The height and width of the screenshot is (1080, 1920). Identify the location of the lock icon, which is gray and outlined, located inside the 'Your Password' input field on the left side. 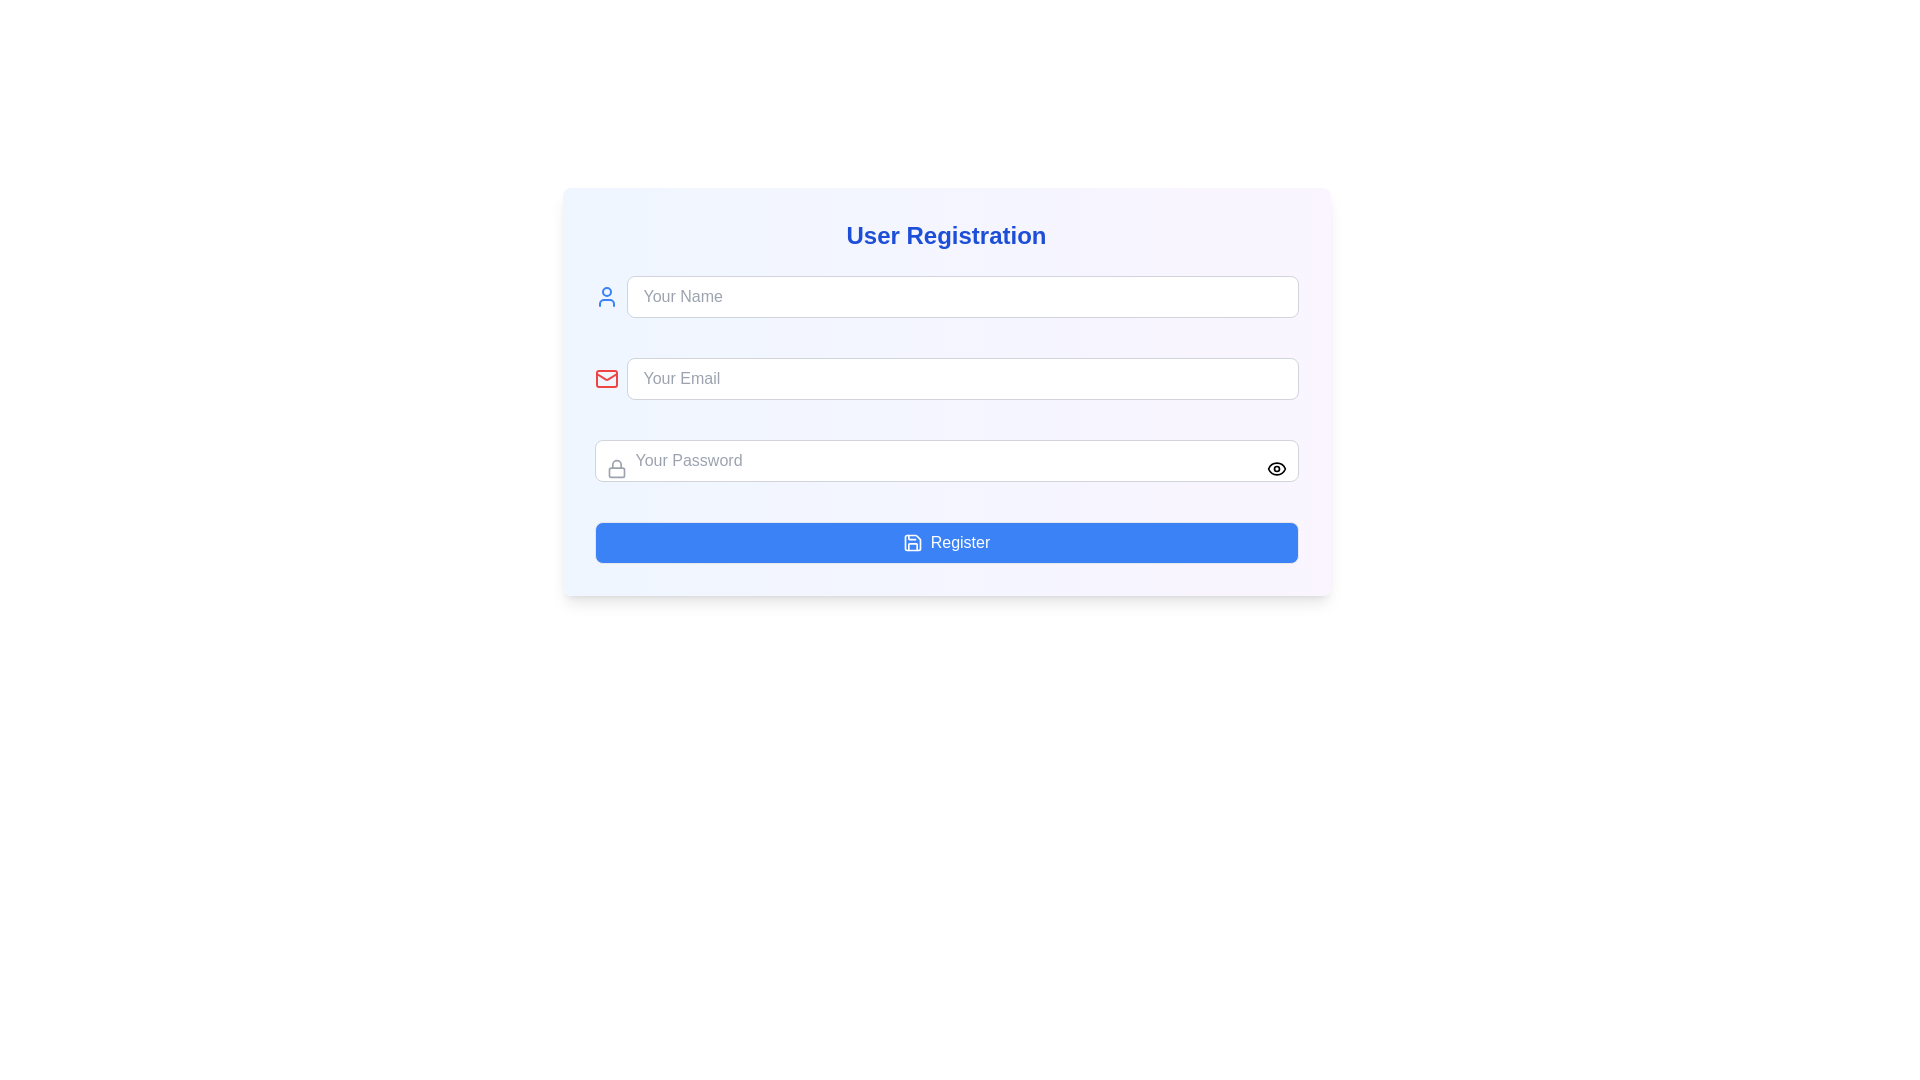
(615, 469).